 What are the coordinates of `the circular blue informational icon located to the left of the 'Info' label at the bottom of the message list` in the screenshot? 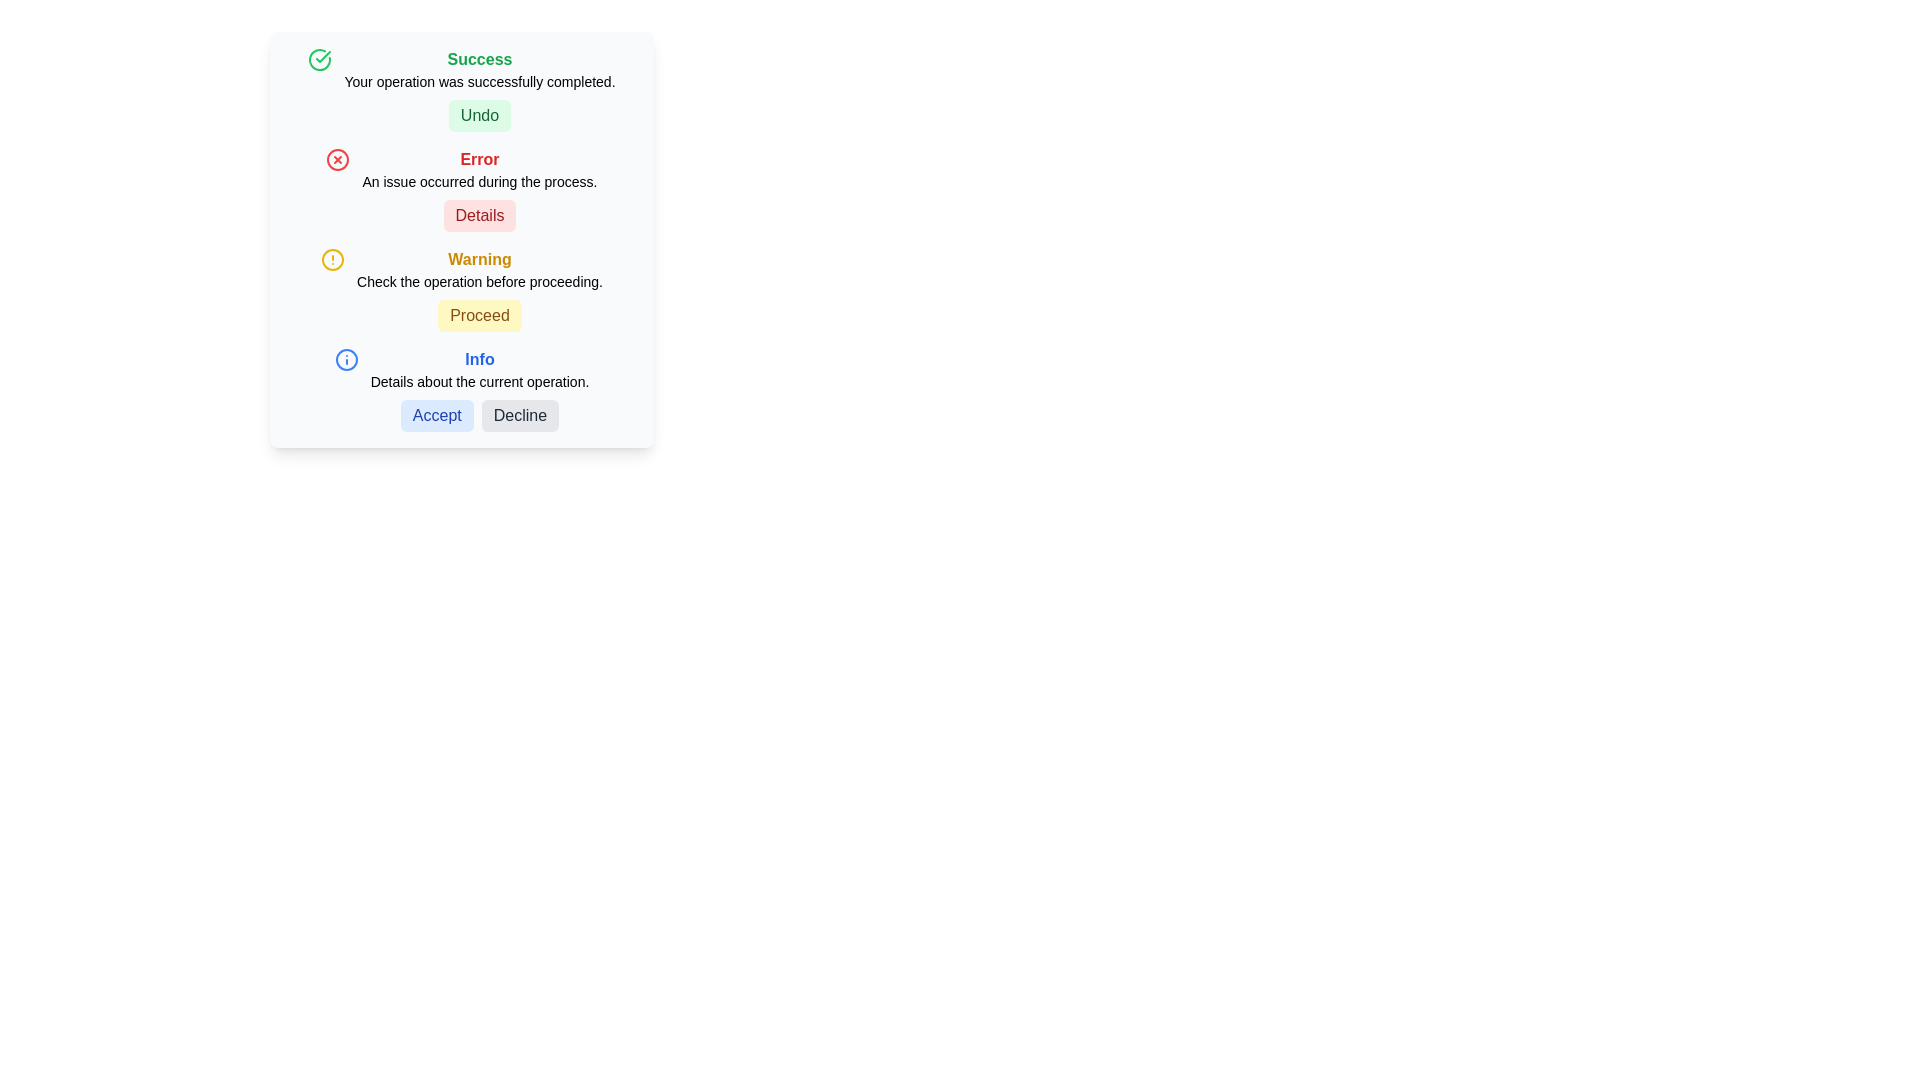 It's located at (346, 358).